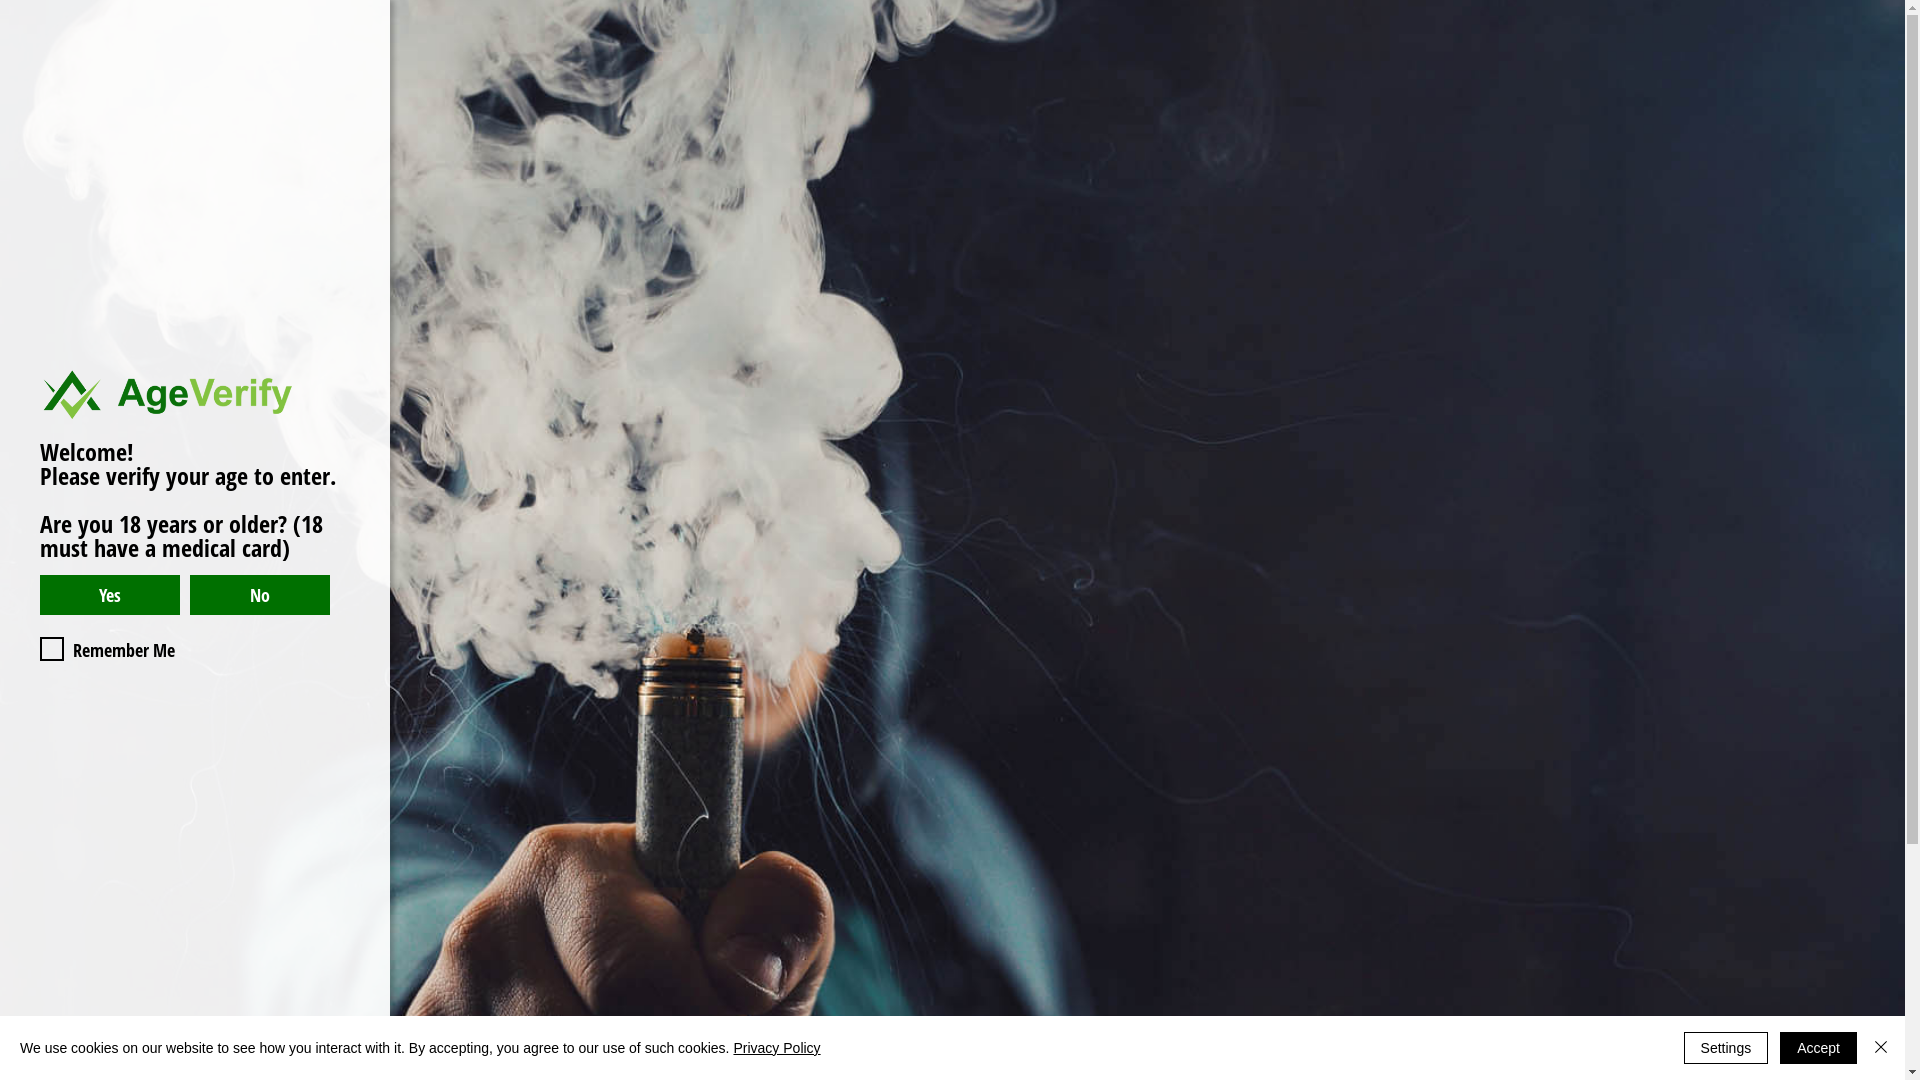  Describe the element at coordinates (258, 593) in the screenshot. I see `'No'` at that location.